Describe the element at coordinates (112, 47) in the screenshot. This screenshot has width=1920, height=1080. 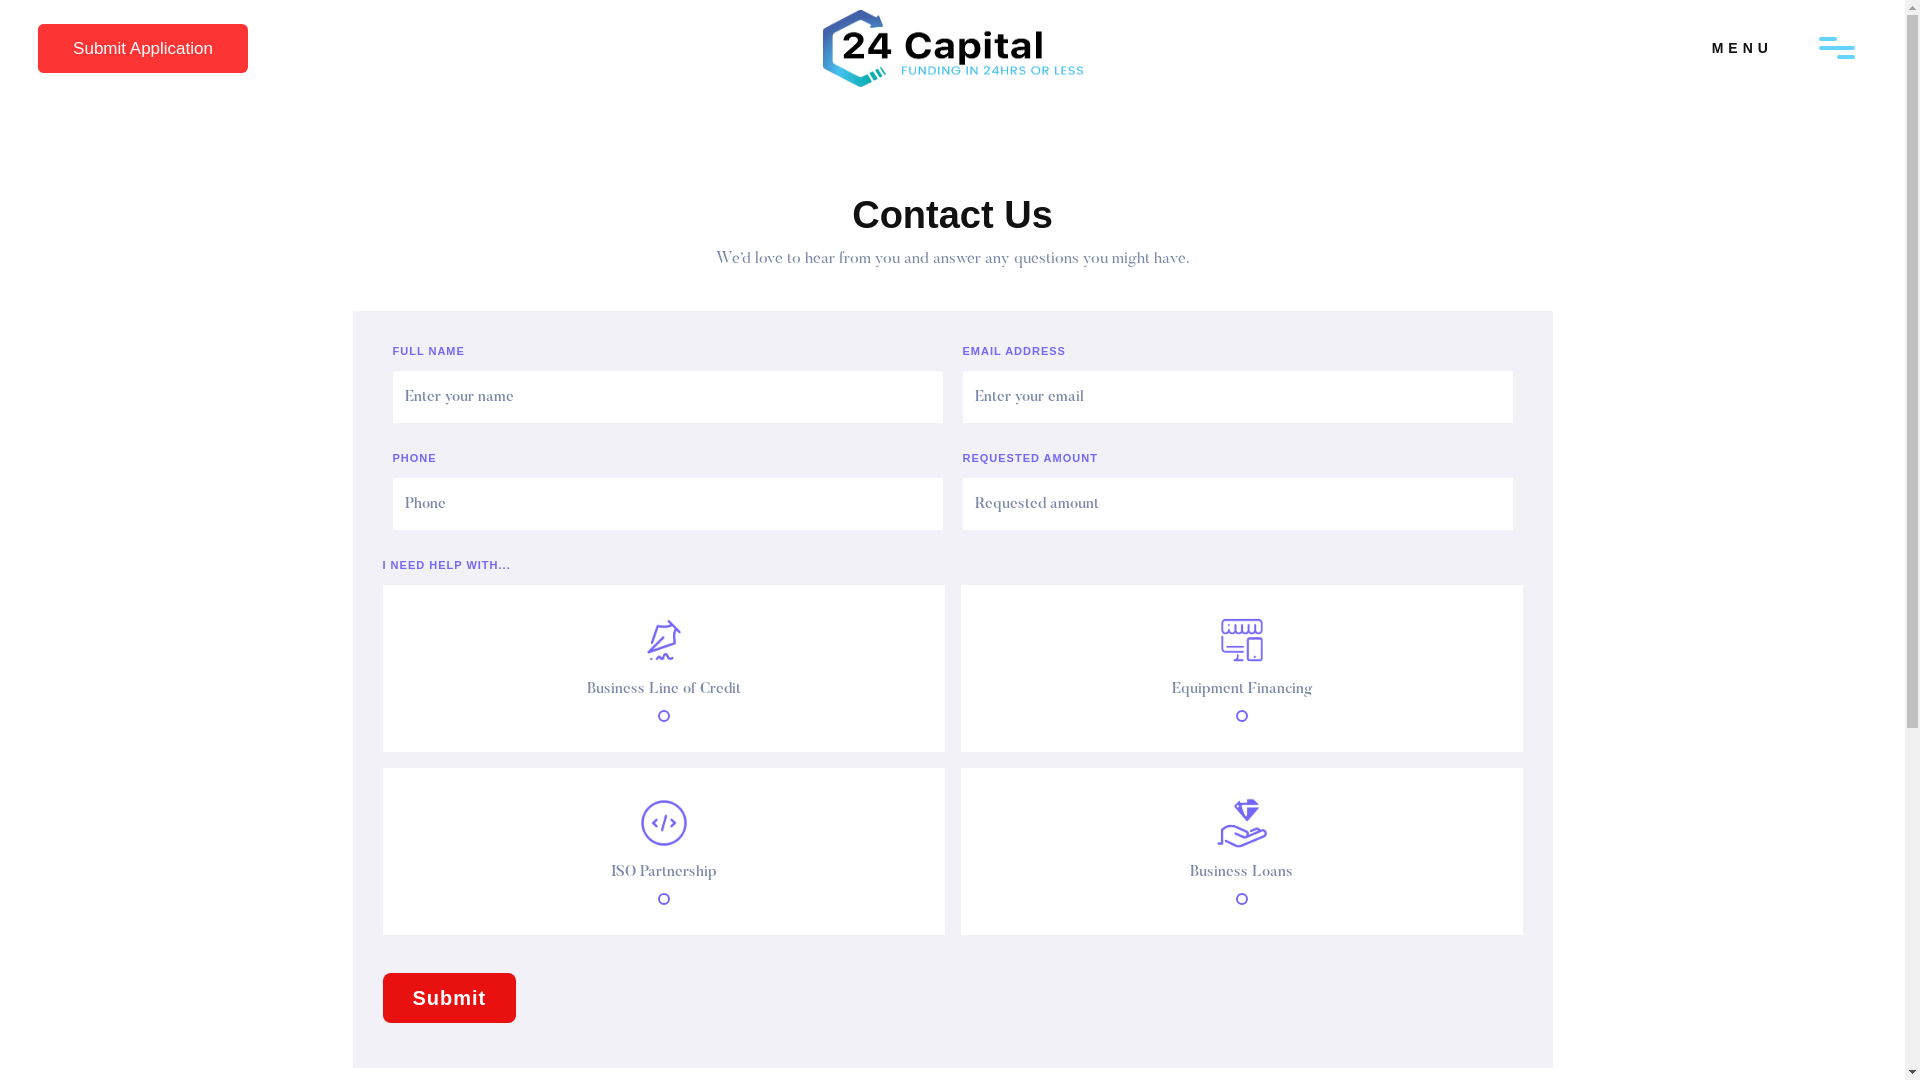
I see `'Apply Now'` at that location.